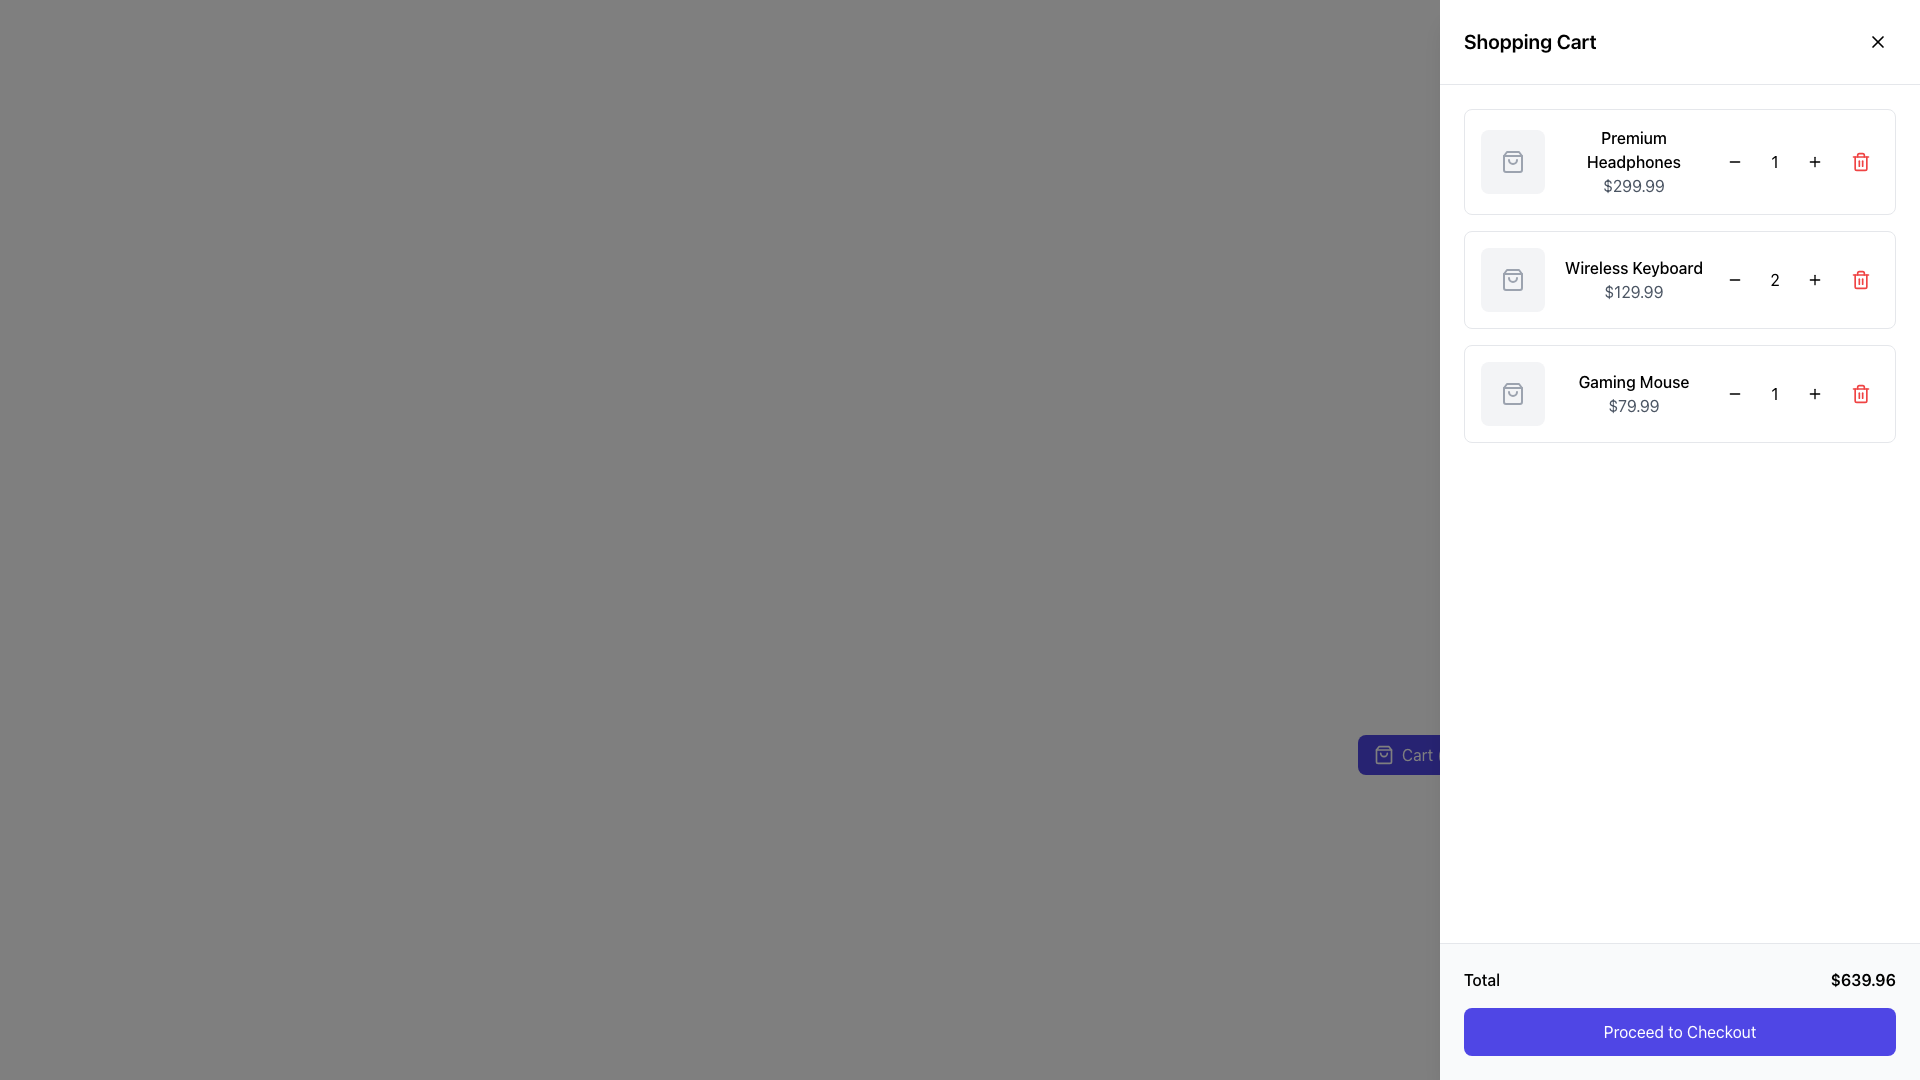 The height and width of the screenshot is (1080, 1920). Describe the element at coordinates (1633, 280) in the screenshot. I see `the text element displaying the product details for 'Wireless Keyboard' priced at '$129.99', located in the second entry of the shopping cart list` at that location.